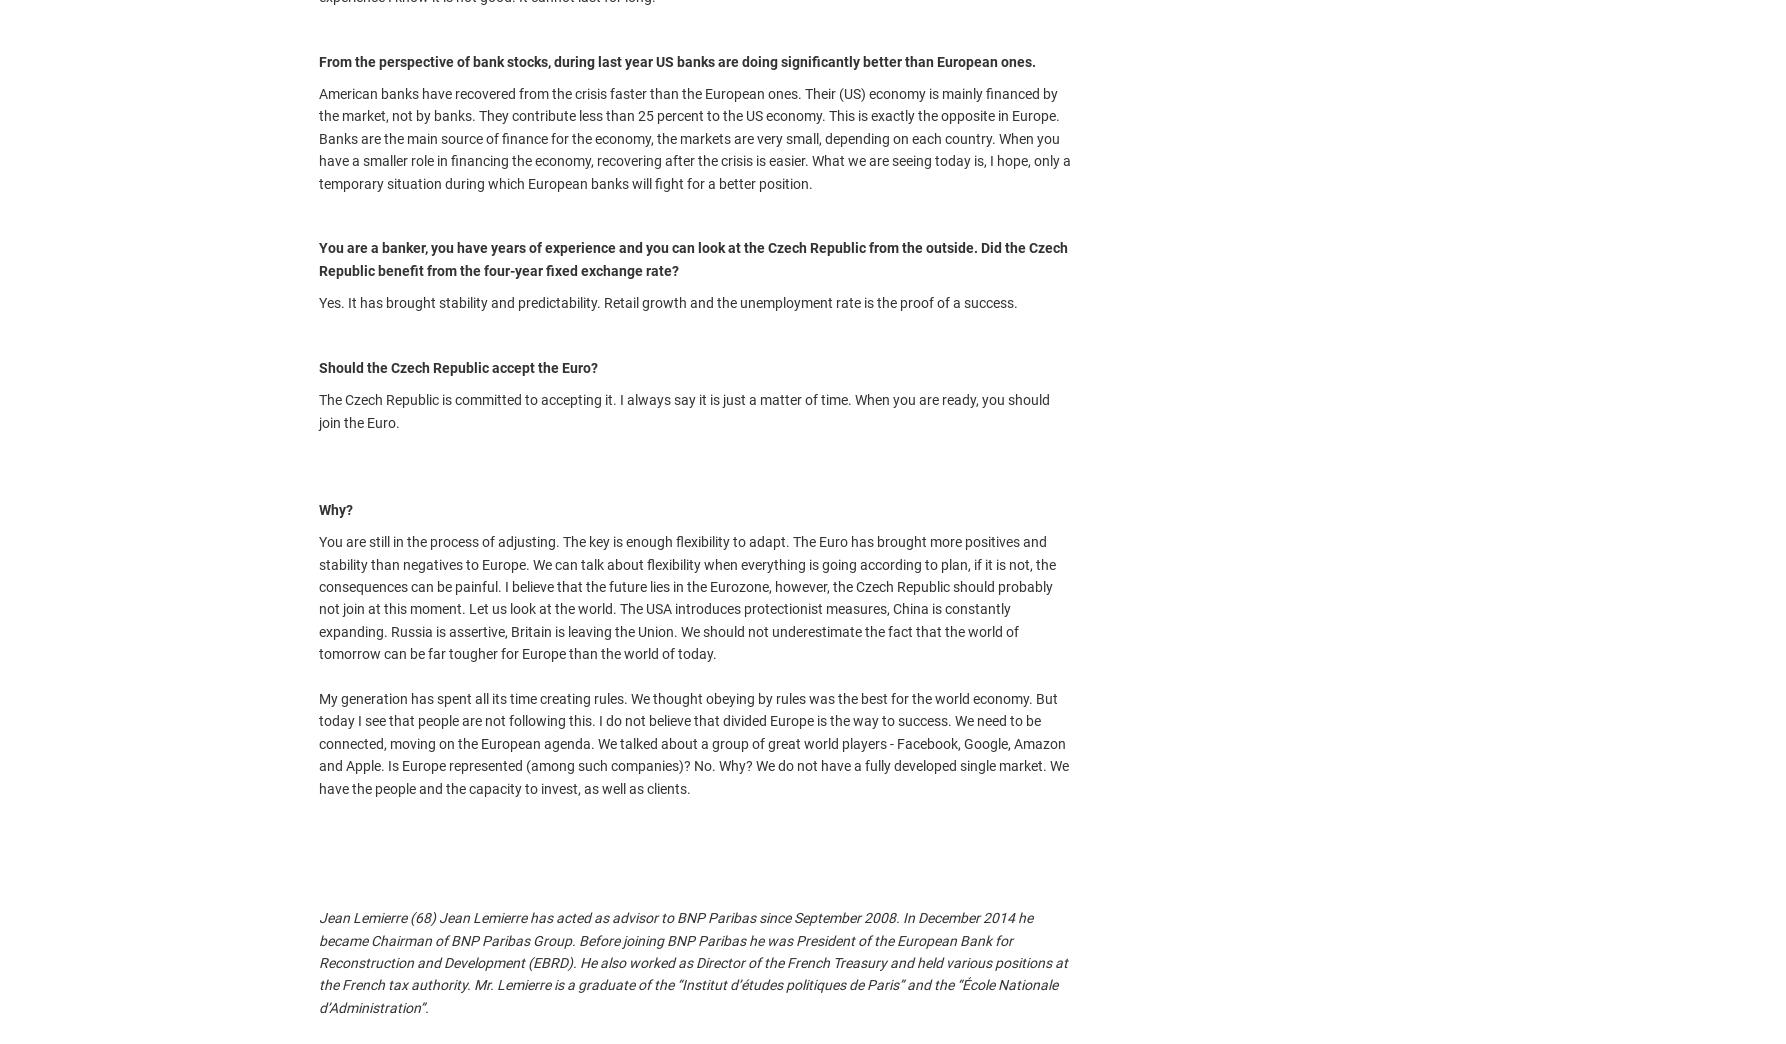  What do you see at coordinates (687, 598) in the screenshot?
I see `'You are still in the process of adjusting. The key is enough flexibility to adapt. The Euro has brought more positives and stability than negatives to Europe. We can talk about flexibility when everything is going according to plan, if it is not, the consequences can be painful. I believe that the future lies in the Eurozone, however, the Czech Republic should probably not join at this moment. Let us look at the world. The USA introduces protectionist measures, China is constantly expanding. Russia is assertive, Britain is leaving the Union. We should not underestimate the fact that the world of tomorrow can be far tougher for Europe than the world of today.'` at bounding box center [687, 598].